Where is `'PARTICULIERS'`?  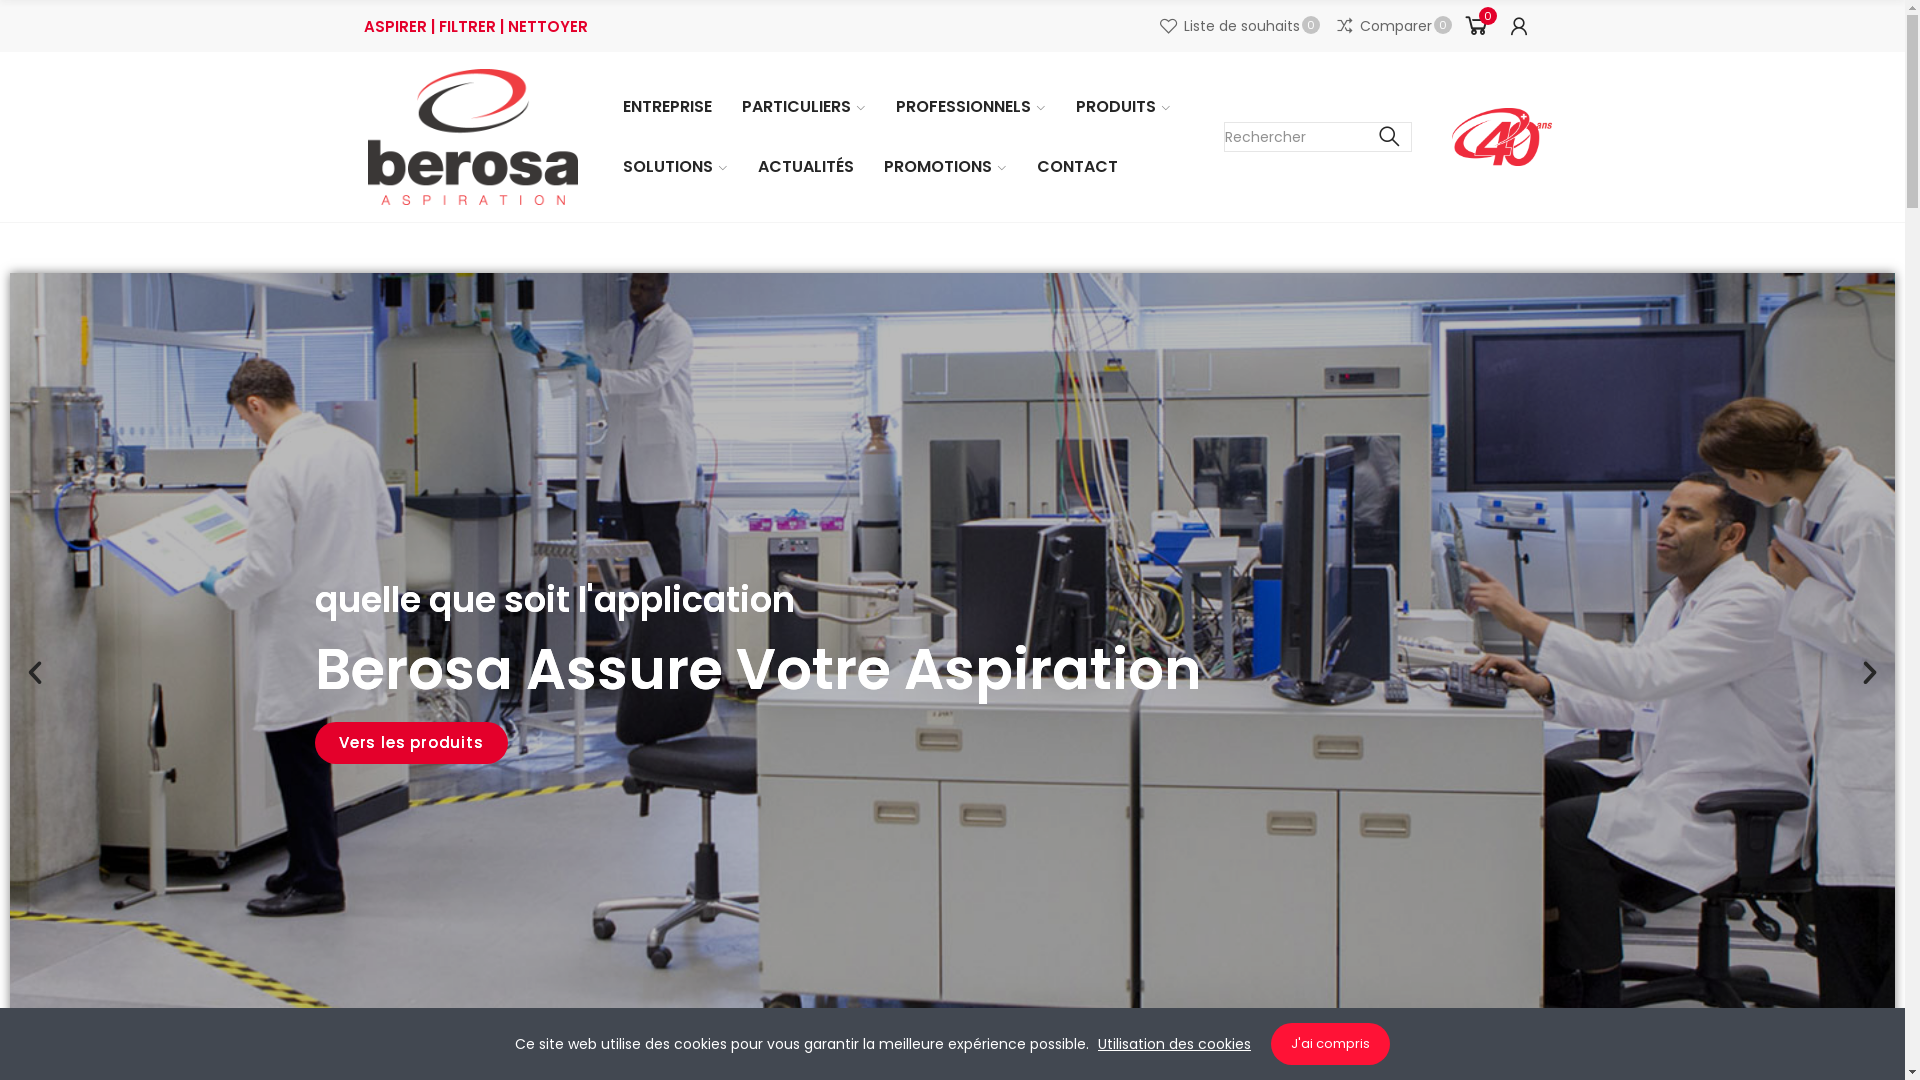
'PARTICULIERS' is located at coordinates (802, 107).